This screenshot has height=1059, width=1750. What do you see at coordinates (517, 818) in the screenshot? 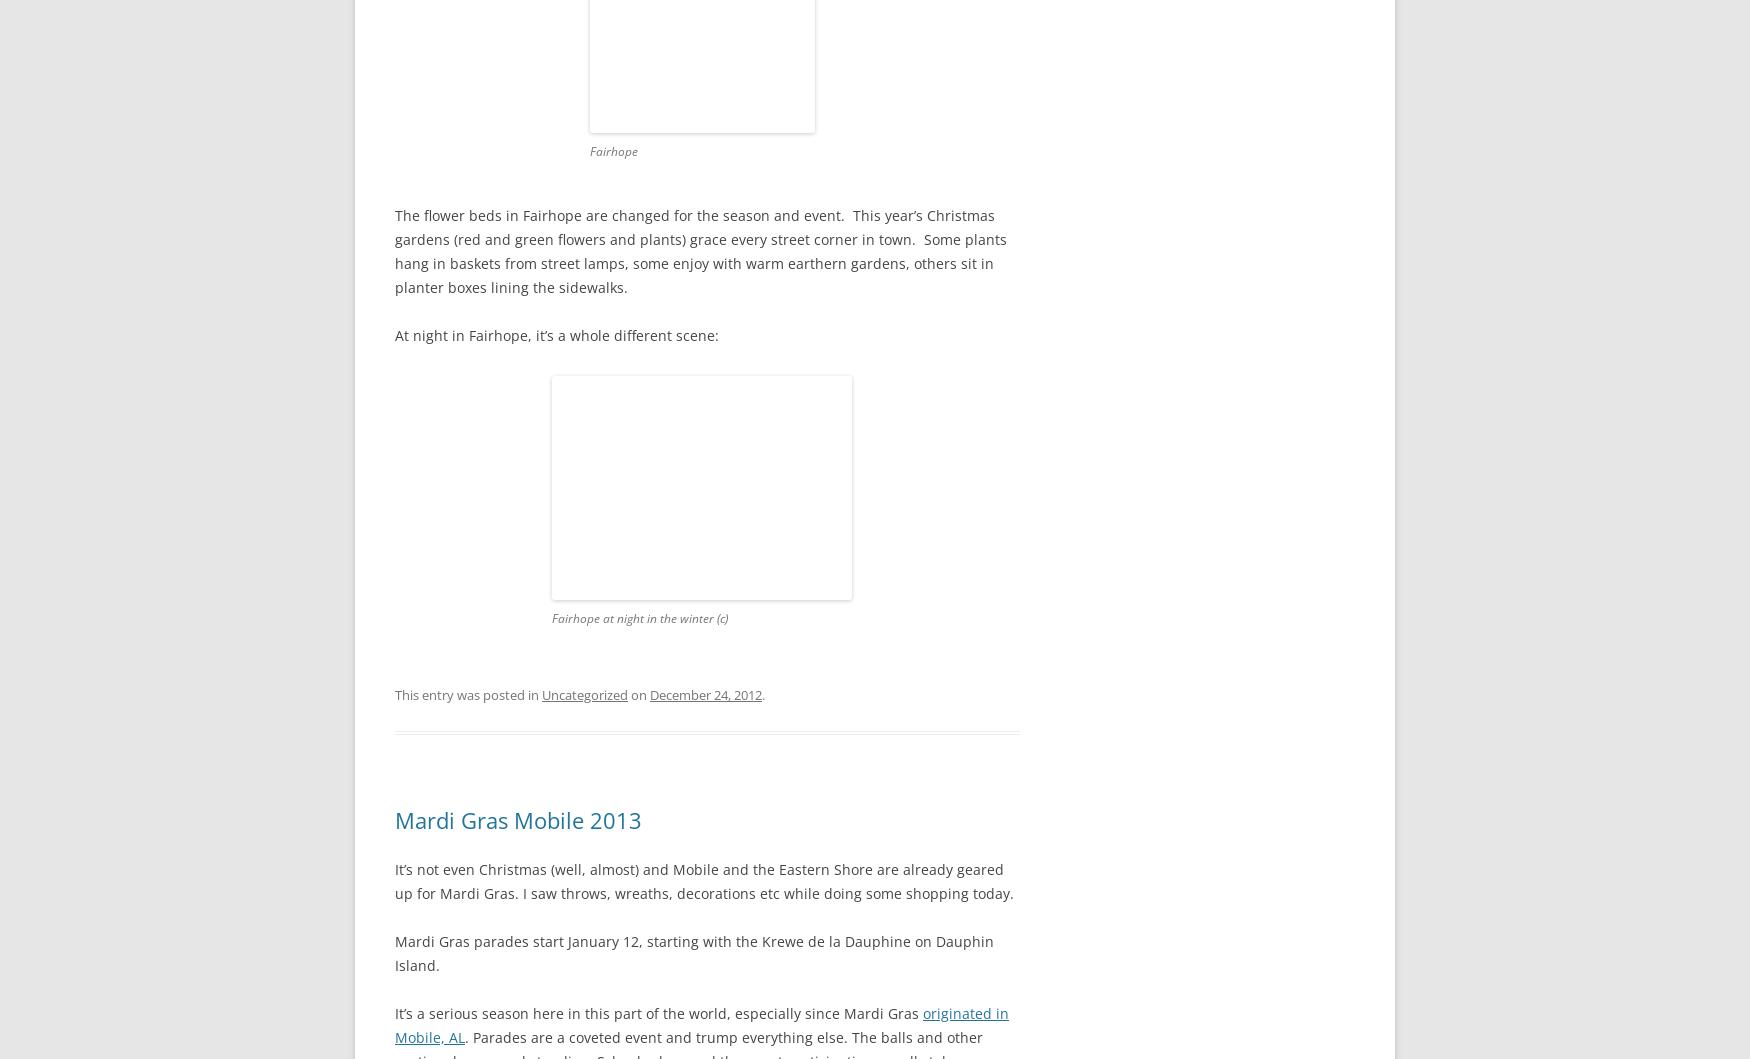
I see `'Mardi Gras Mobile 2013'` at bounding box center [517, 818].